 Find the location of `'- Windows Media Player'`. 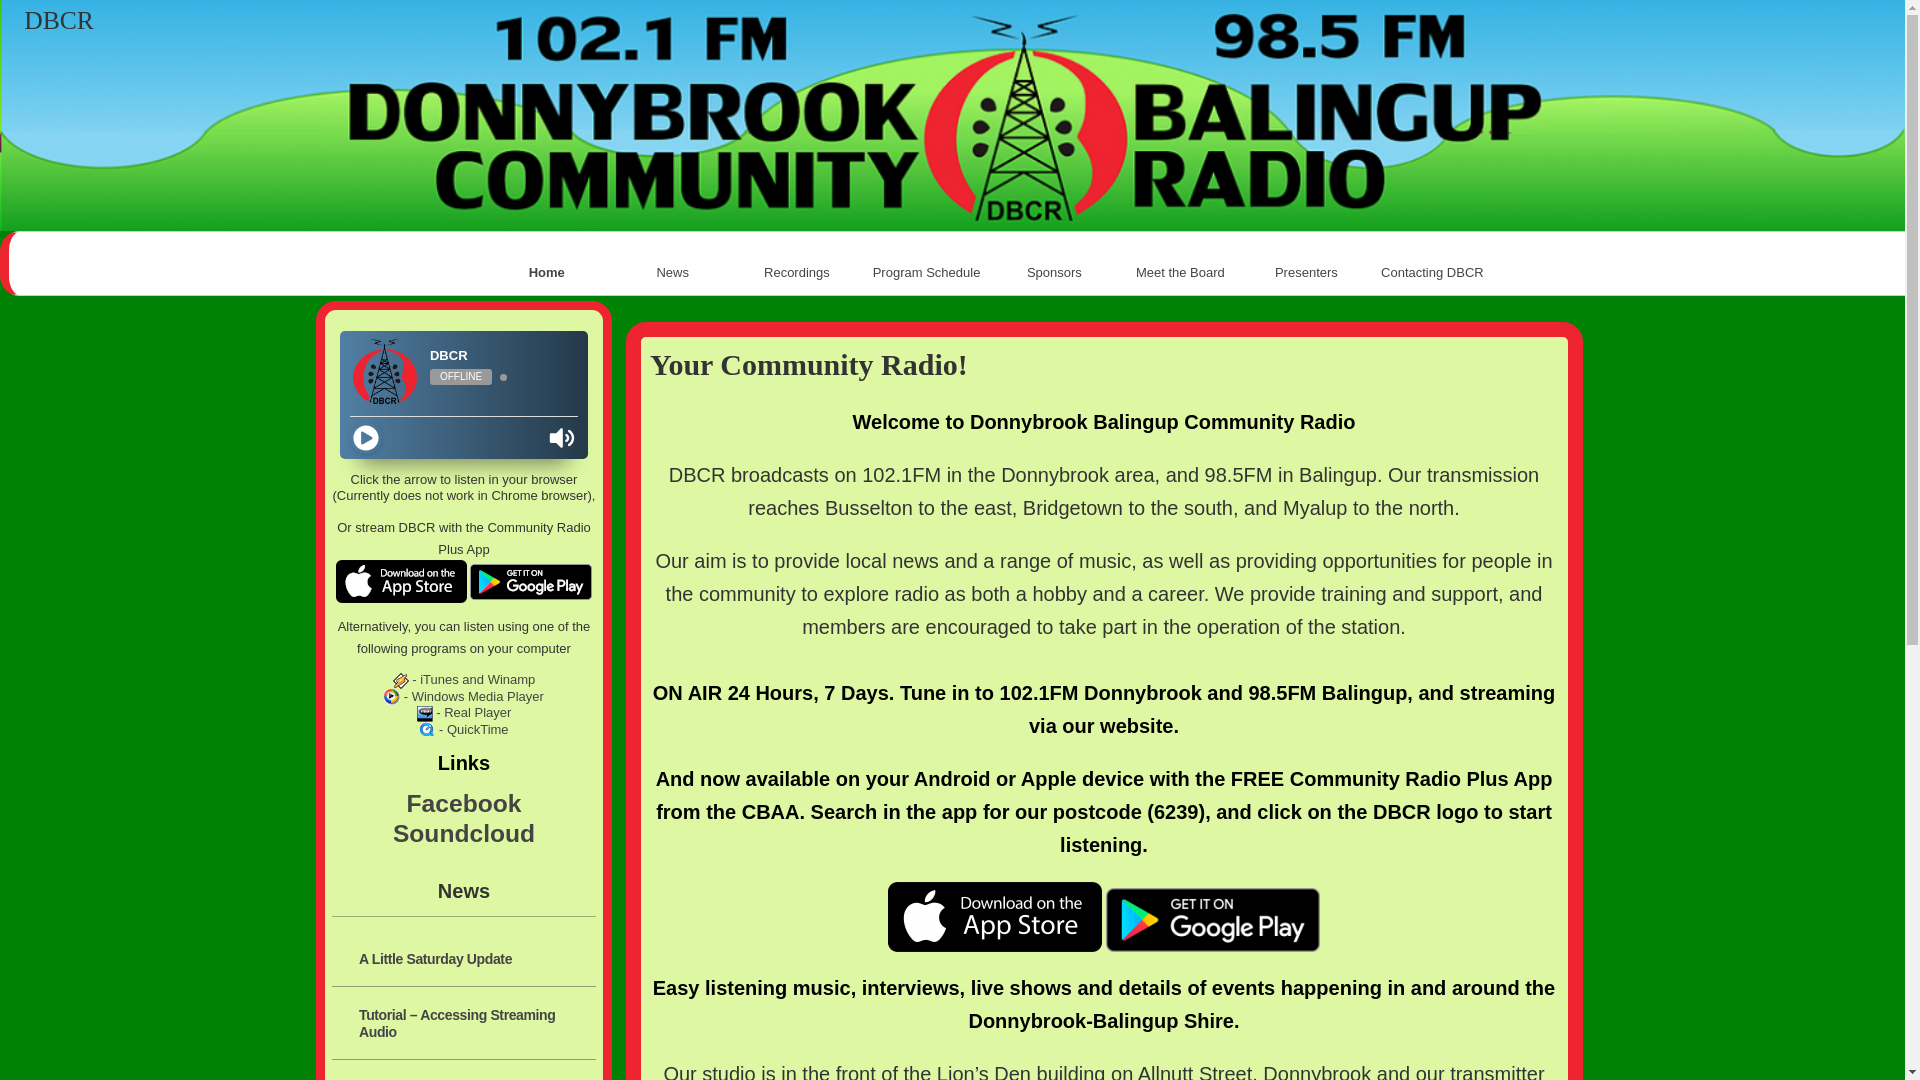

'- Windows Media Player' is located at coordinates (384, 695).